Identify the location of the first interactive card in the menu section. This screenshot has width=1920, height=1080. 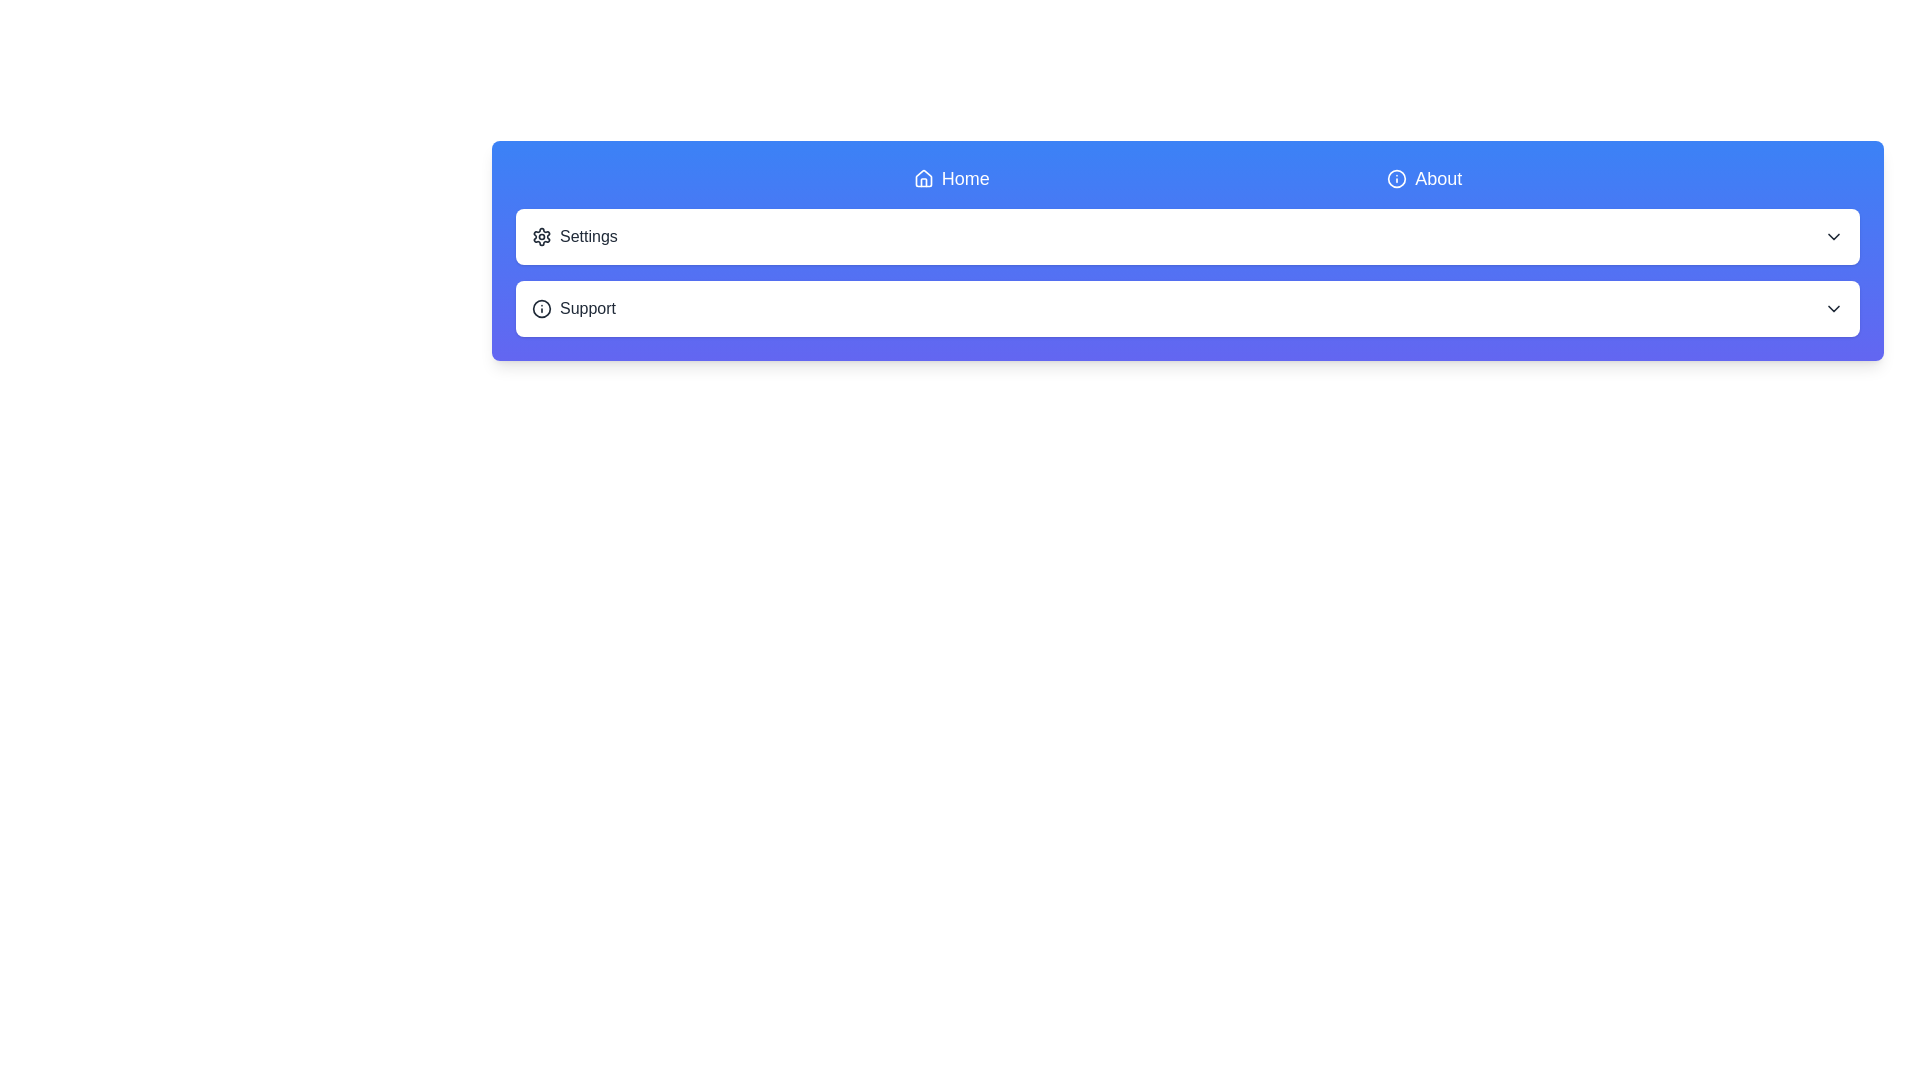
(1188, 235).